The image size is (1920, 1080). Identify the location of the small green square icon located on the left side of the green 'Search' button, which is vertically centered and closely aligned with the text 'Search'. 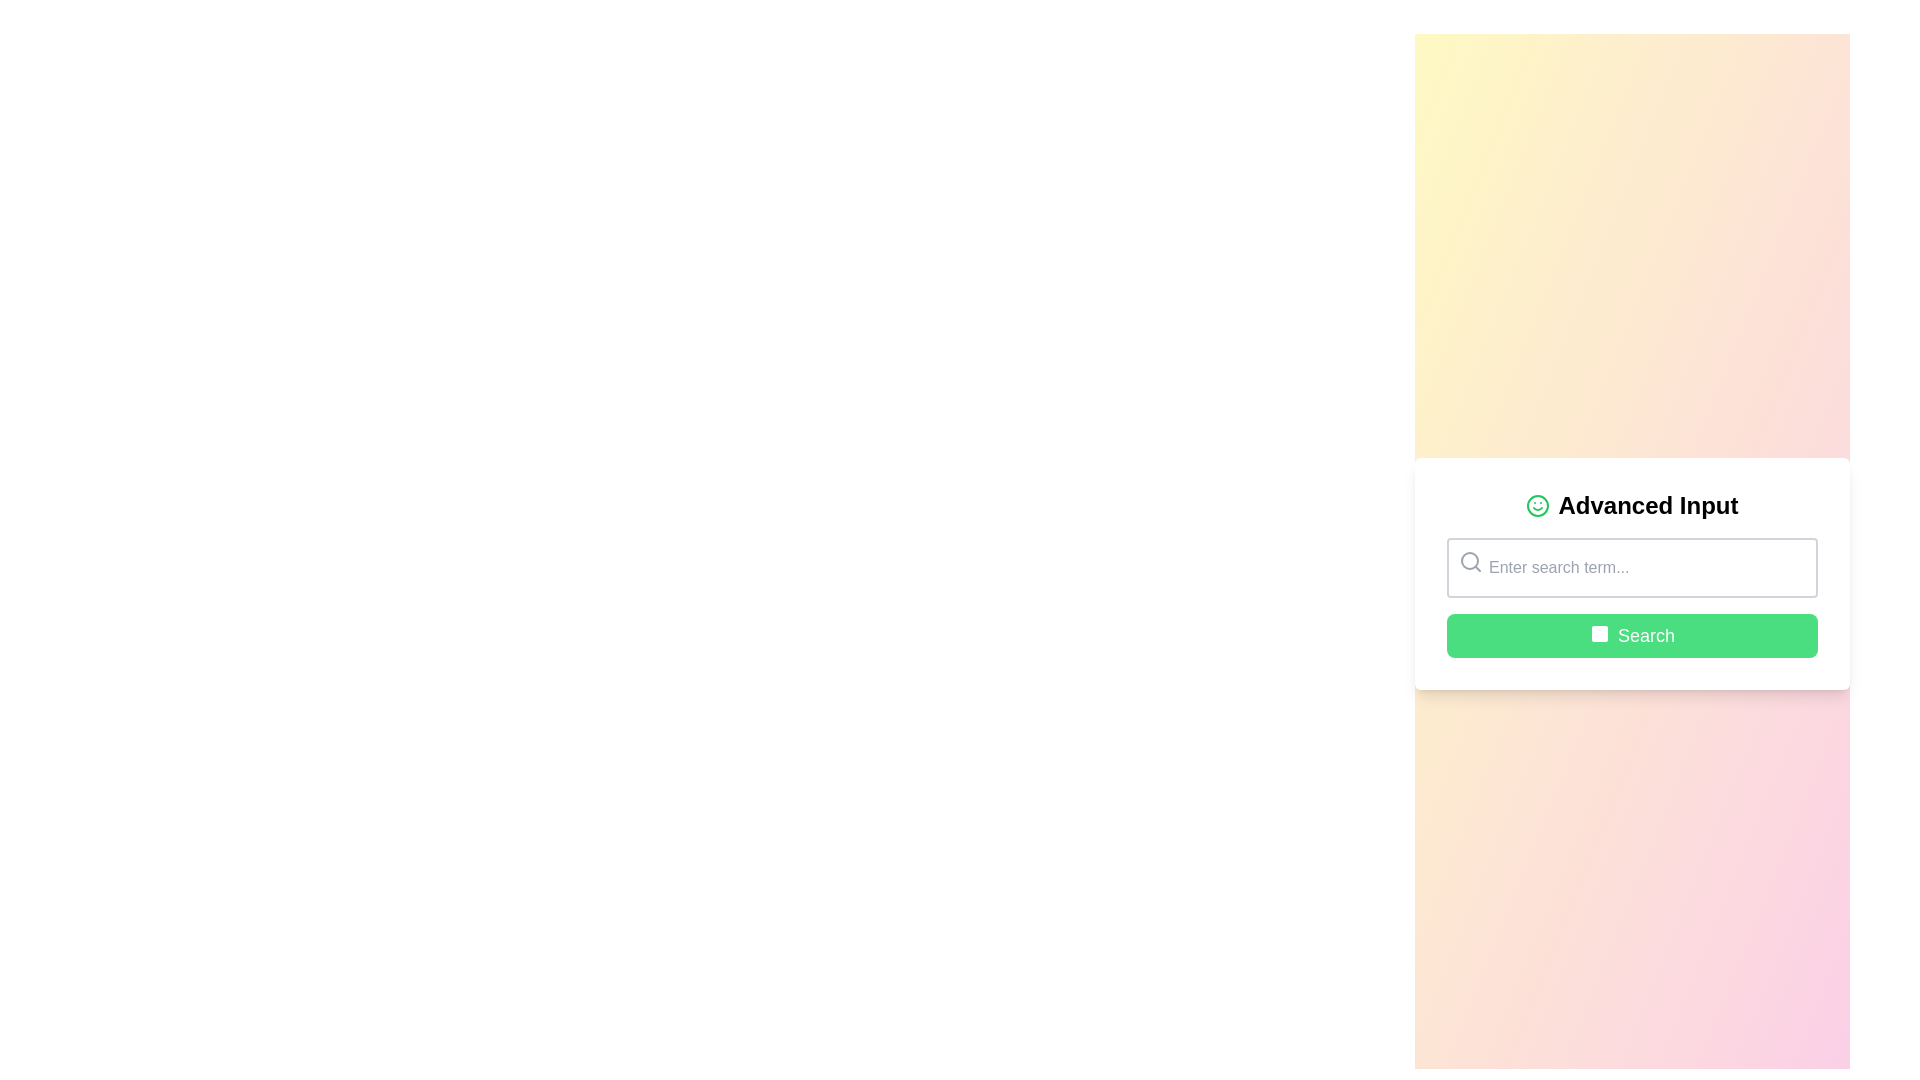
(1598, 636).